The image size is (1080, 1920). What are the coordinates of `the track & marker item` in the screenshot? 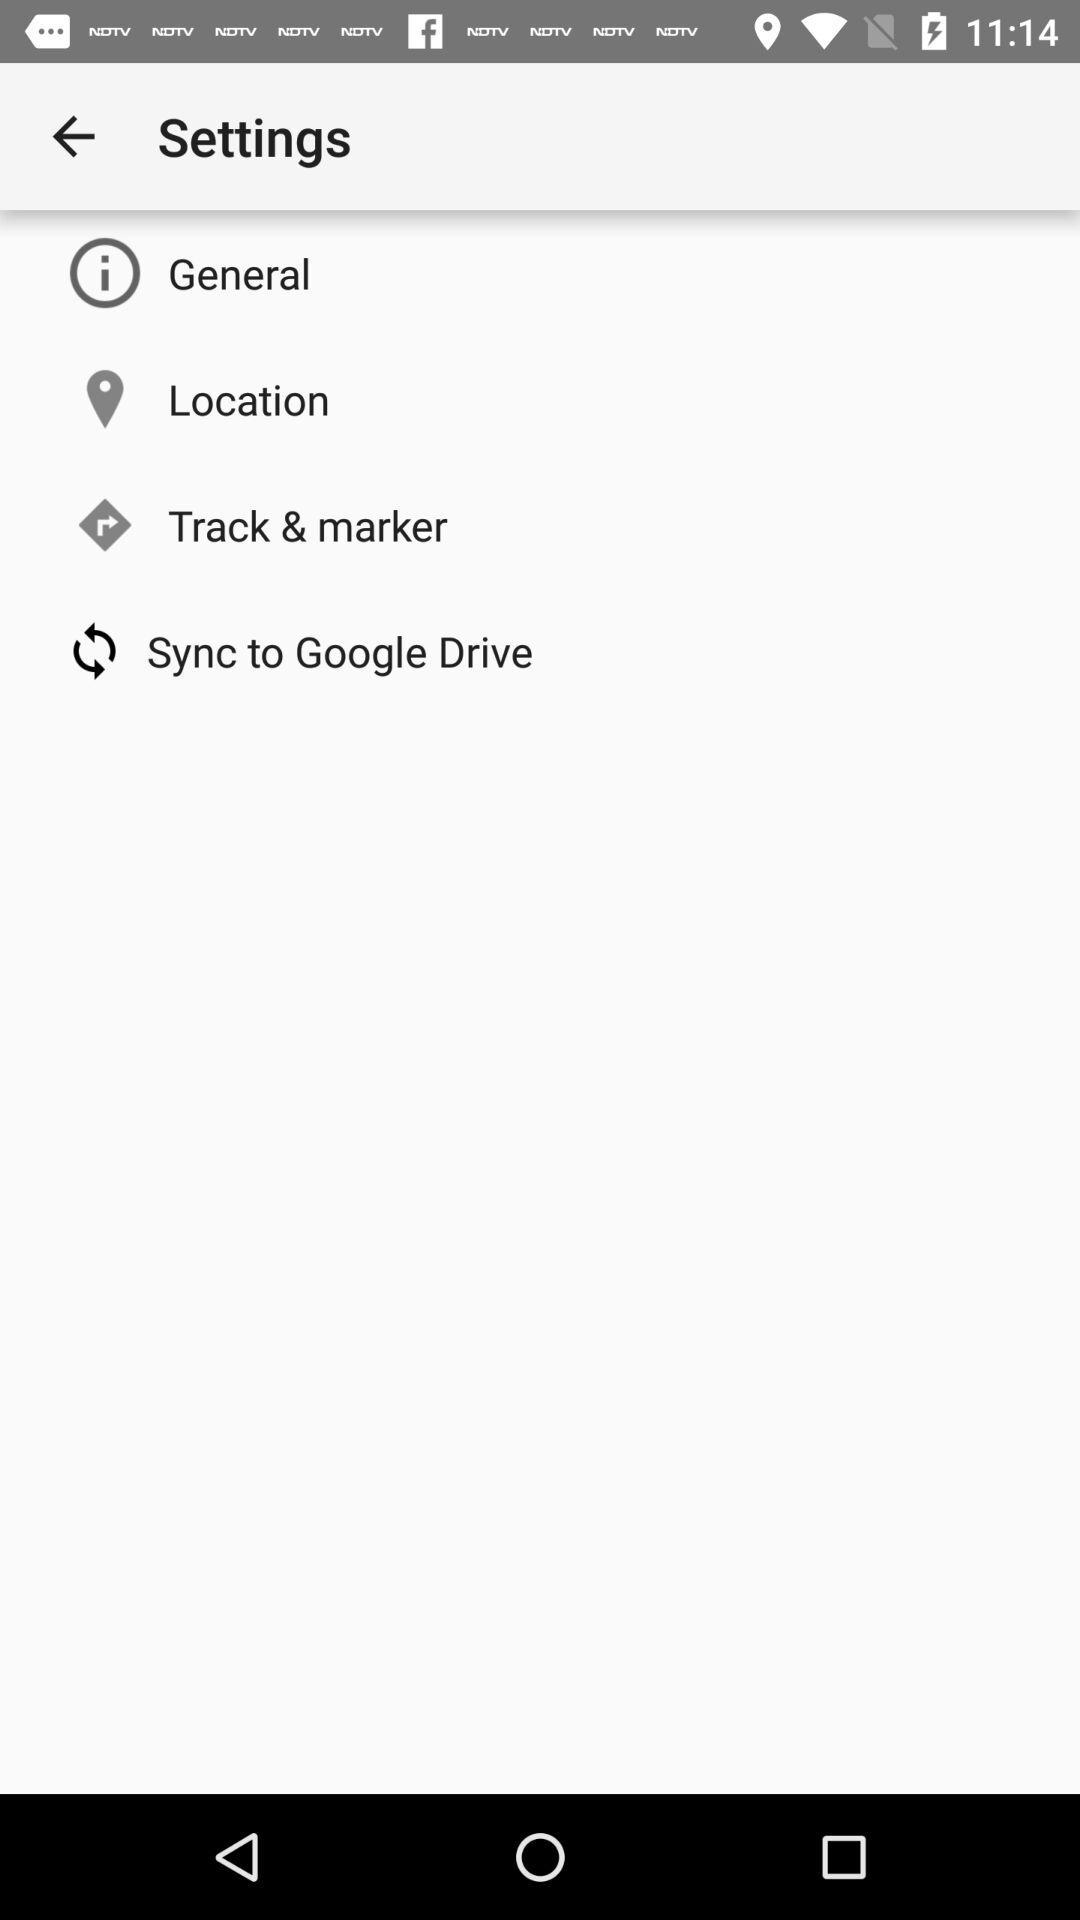 It's located at (307, 524).